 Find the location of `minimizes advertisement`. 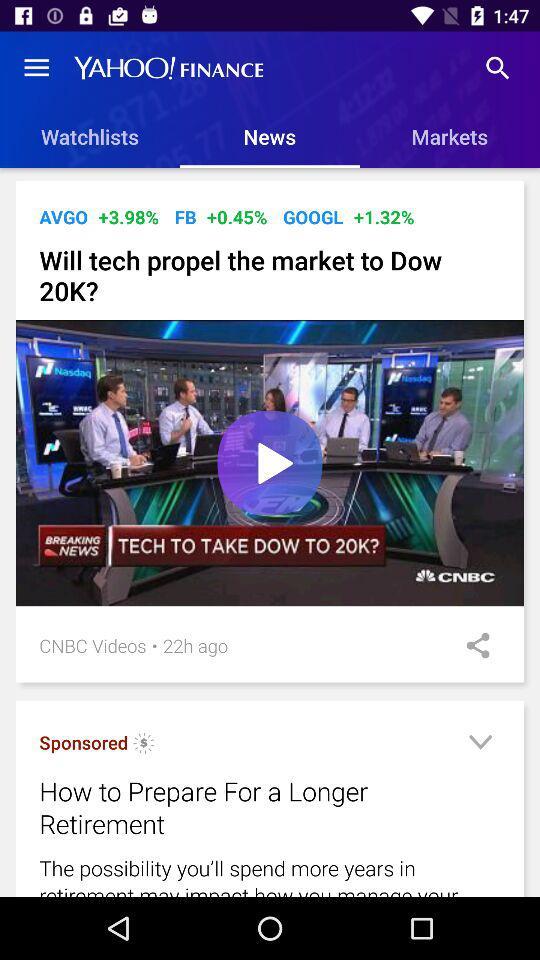

minimizes advertisement is located at coordinates (479, 744).